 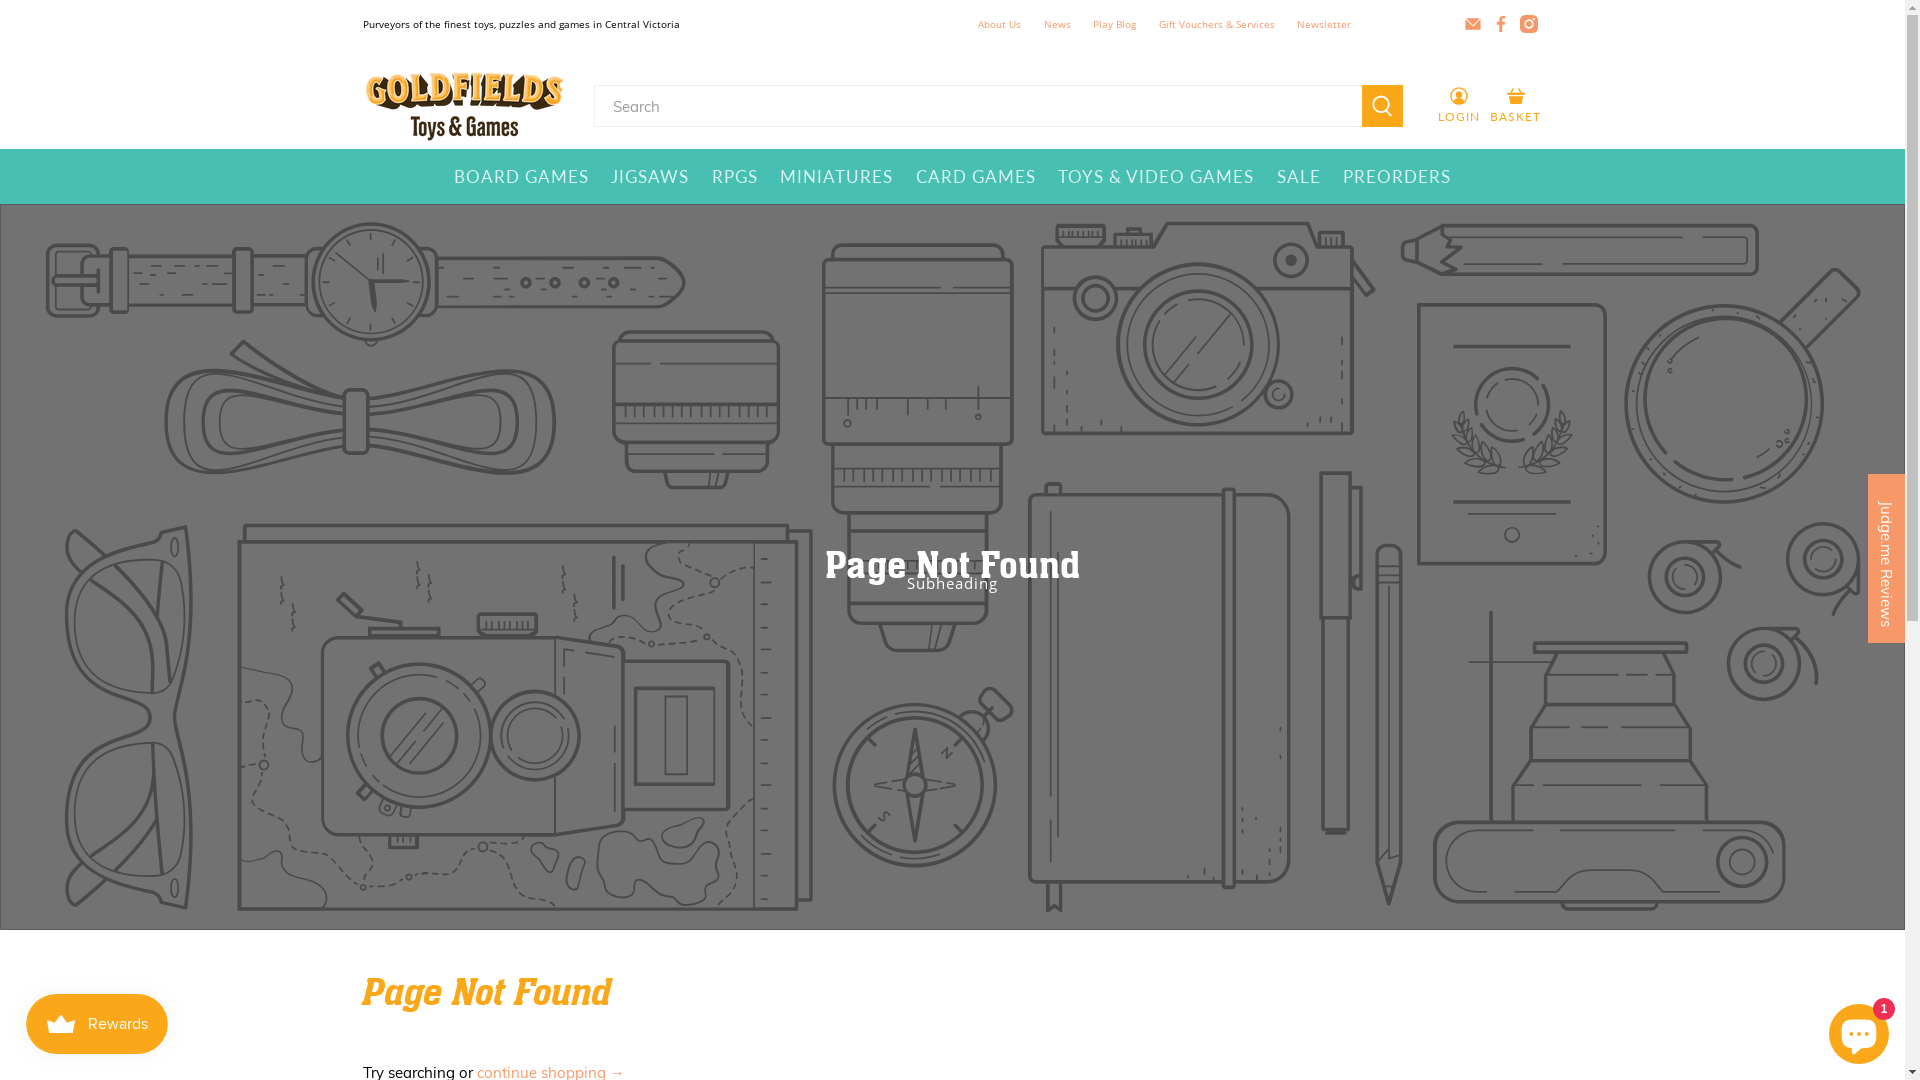 I want to click on 'Smile.io Rewards Program Launcher', so click(x=95, y=1023).